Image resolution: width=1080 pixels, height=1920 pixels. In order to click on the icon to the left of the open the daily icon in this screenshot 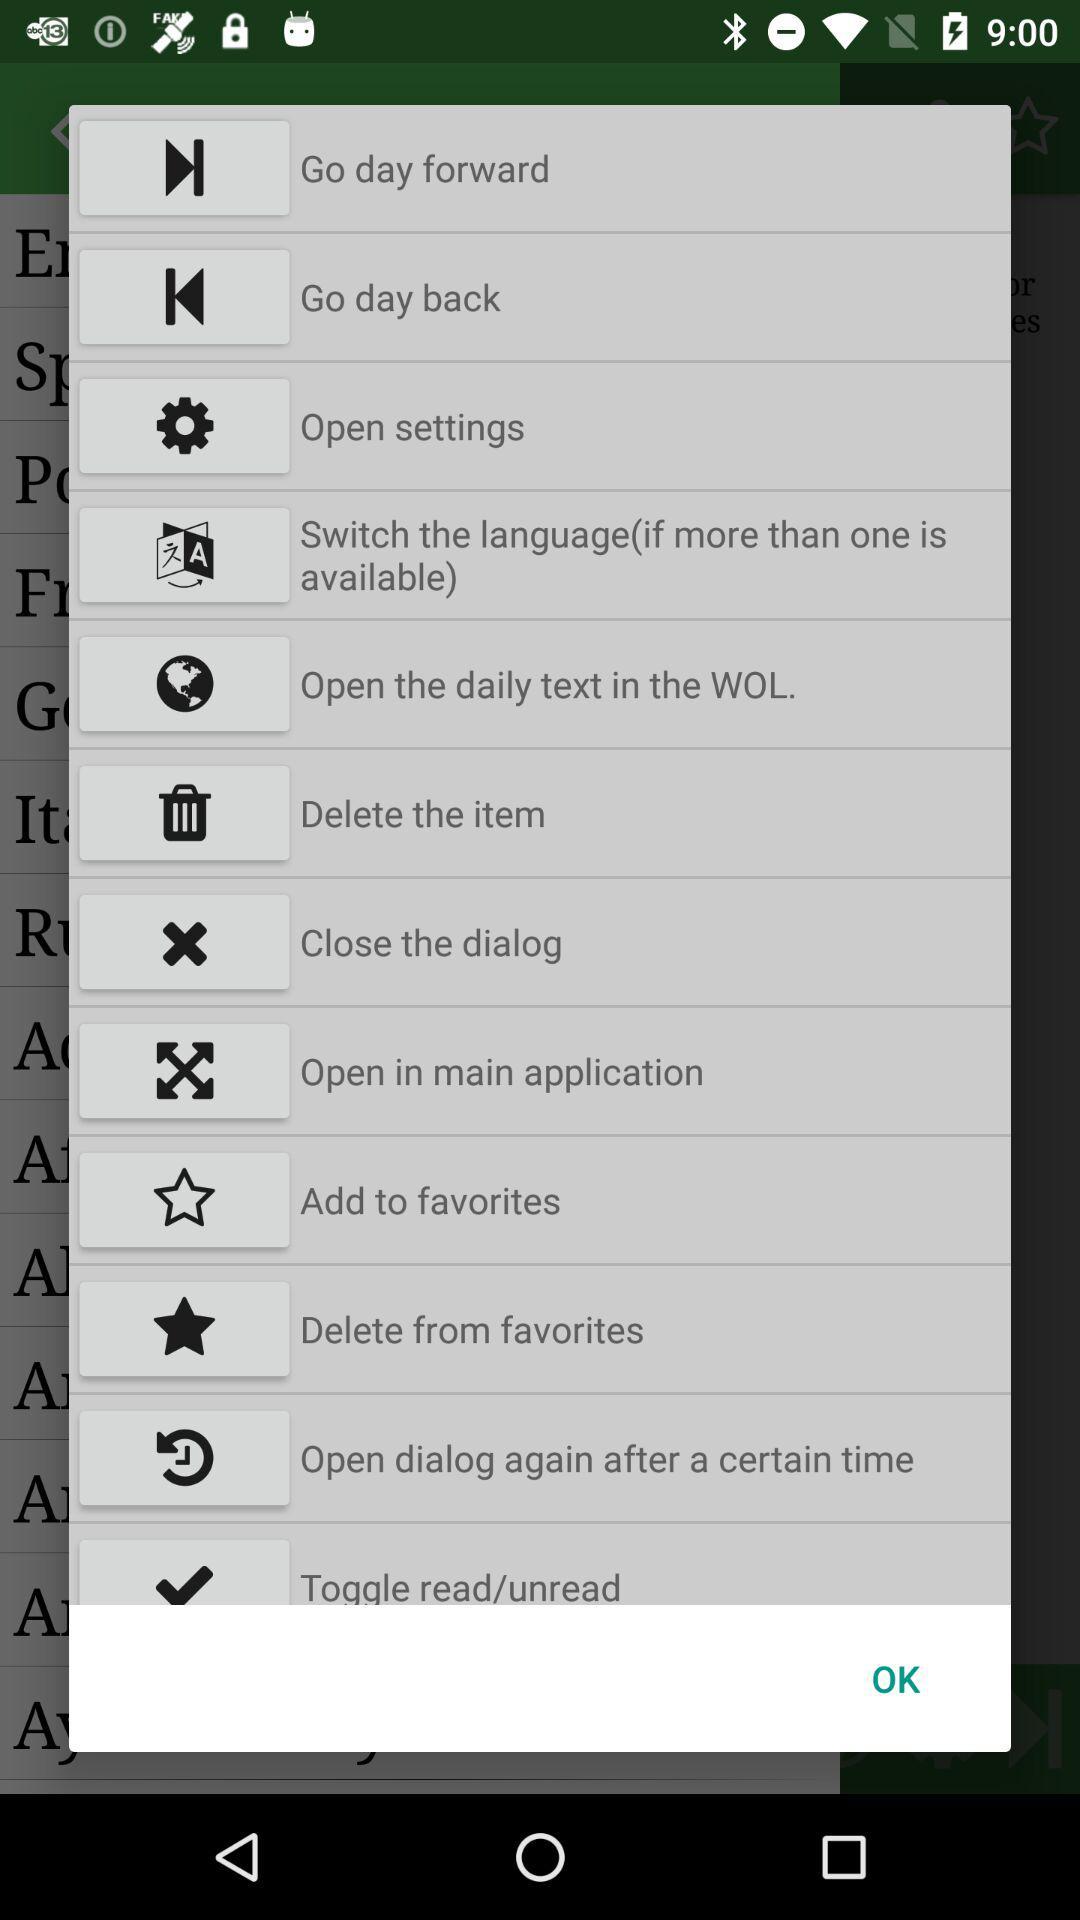, I will do `click(184, 684)`.